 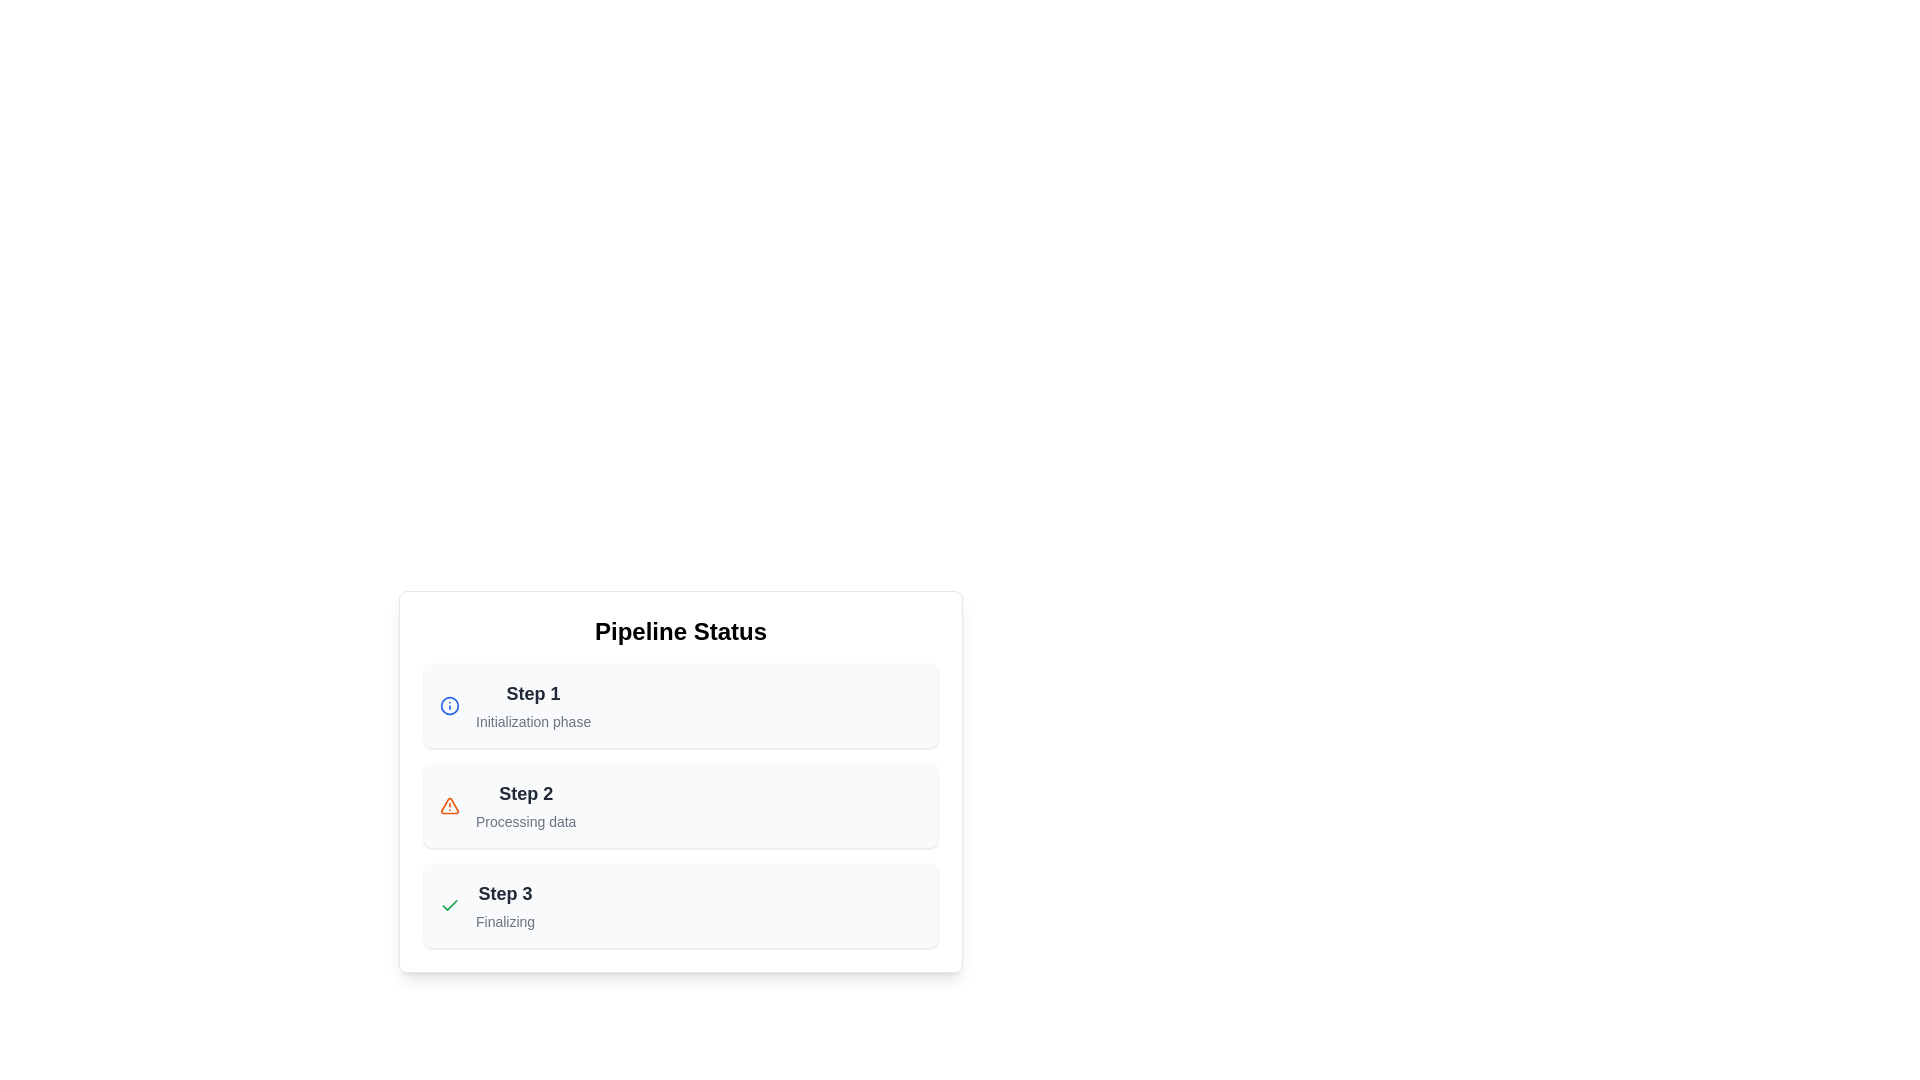 What do you see at coordinates (681, 805) in the screenshot?
I see `the Informational Card that displays the current state or progress of a step in the pipeline process, located centrally below 'Step 1 - Initialization phase' and above 'Step 3 - Finalizing'` at bounding box center [681, 805].